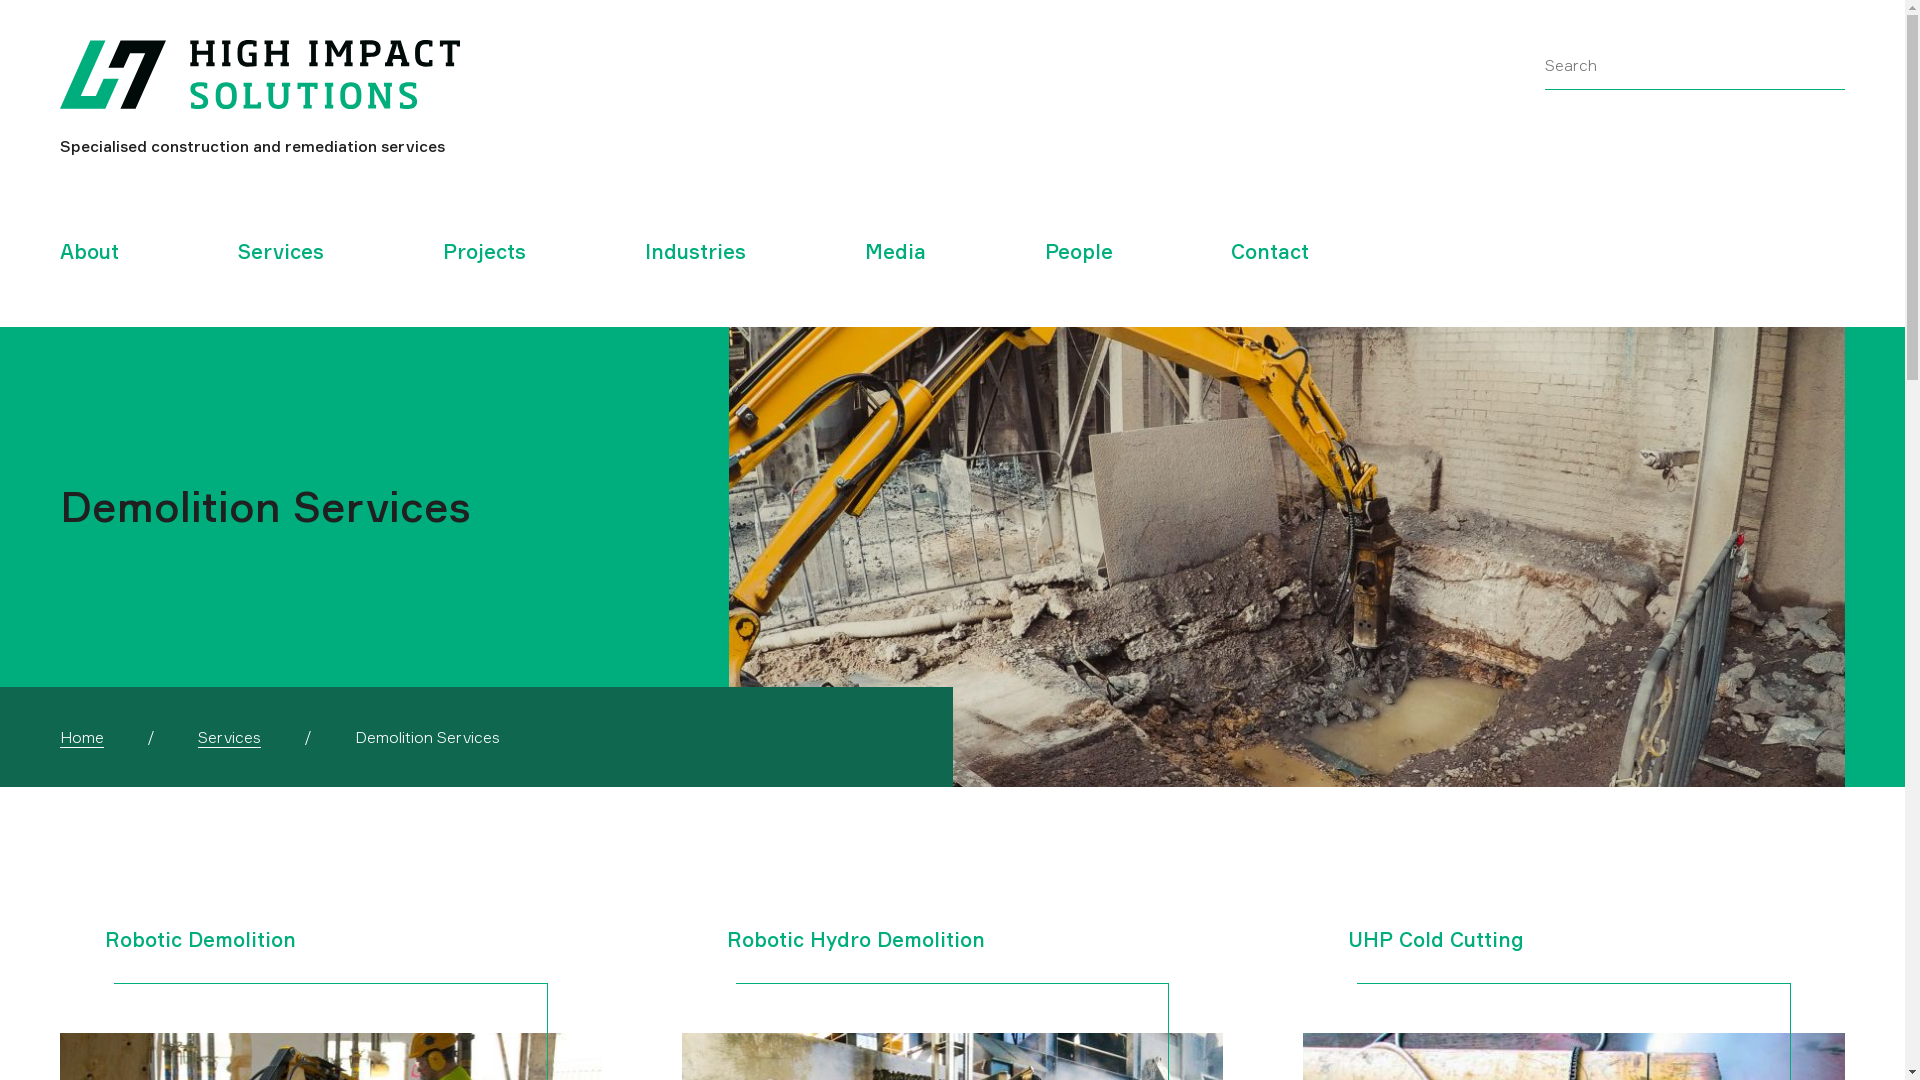 Image resolution: width=1920 pixels, height=1080 pixels. I want to click on 'Projects', so click(484, 250).